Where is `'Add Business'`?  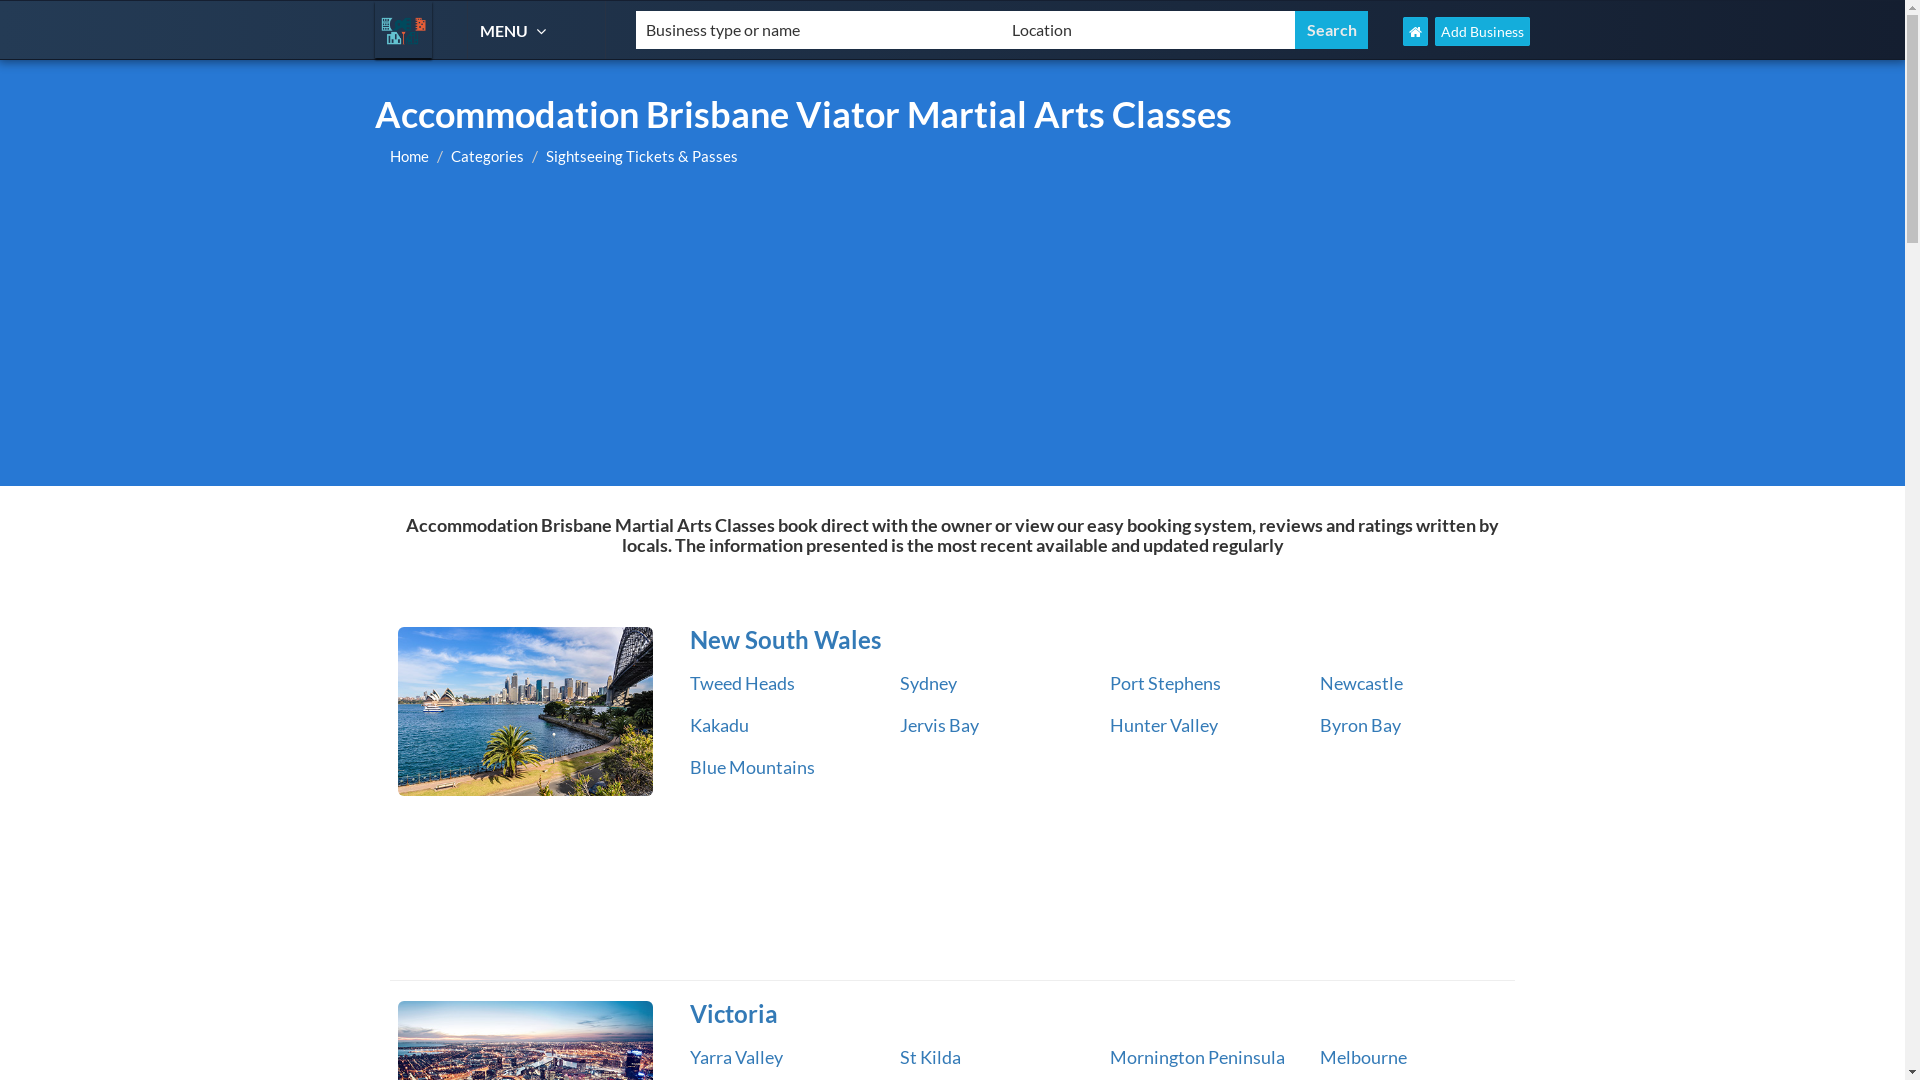 'Add Business' is located at coordinates (1482, 31).